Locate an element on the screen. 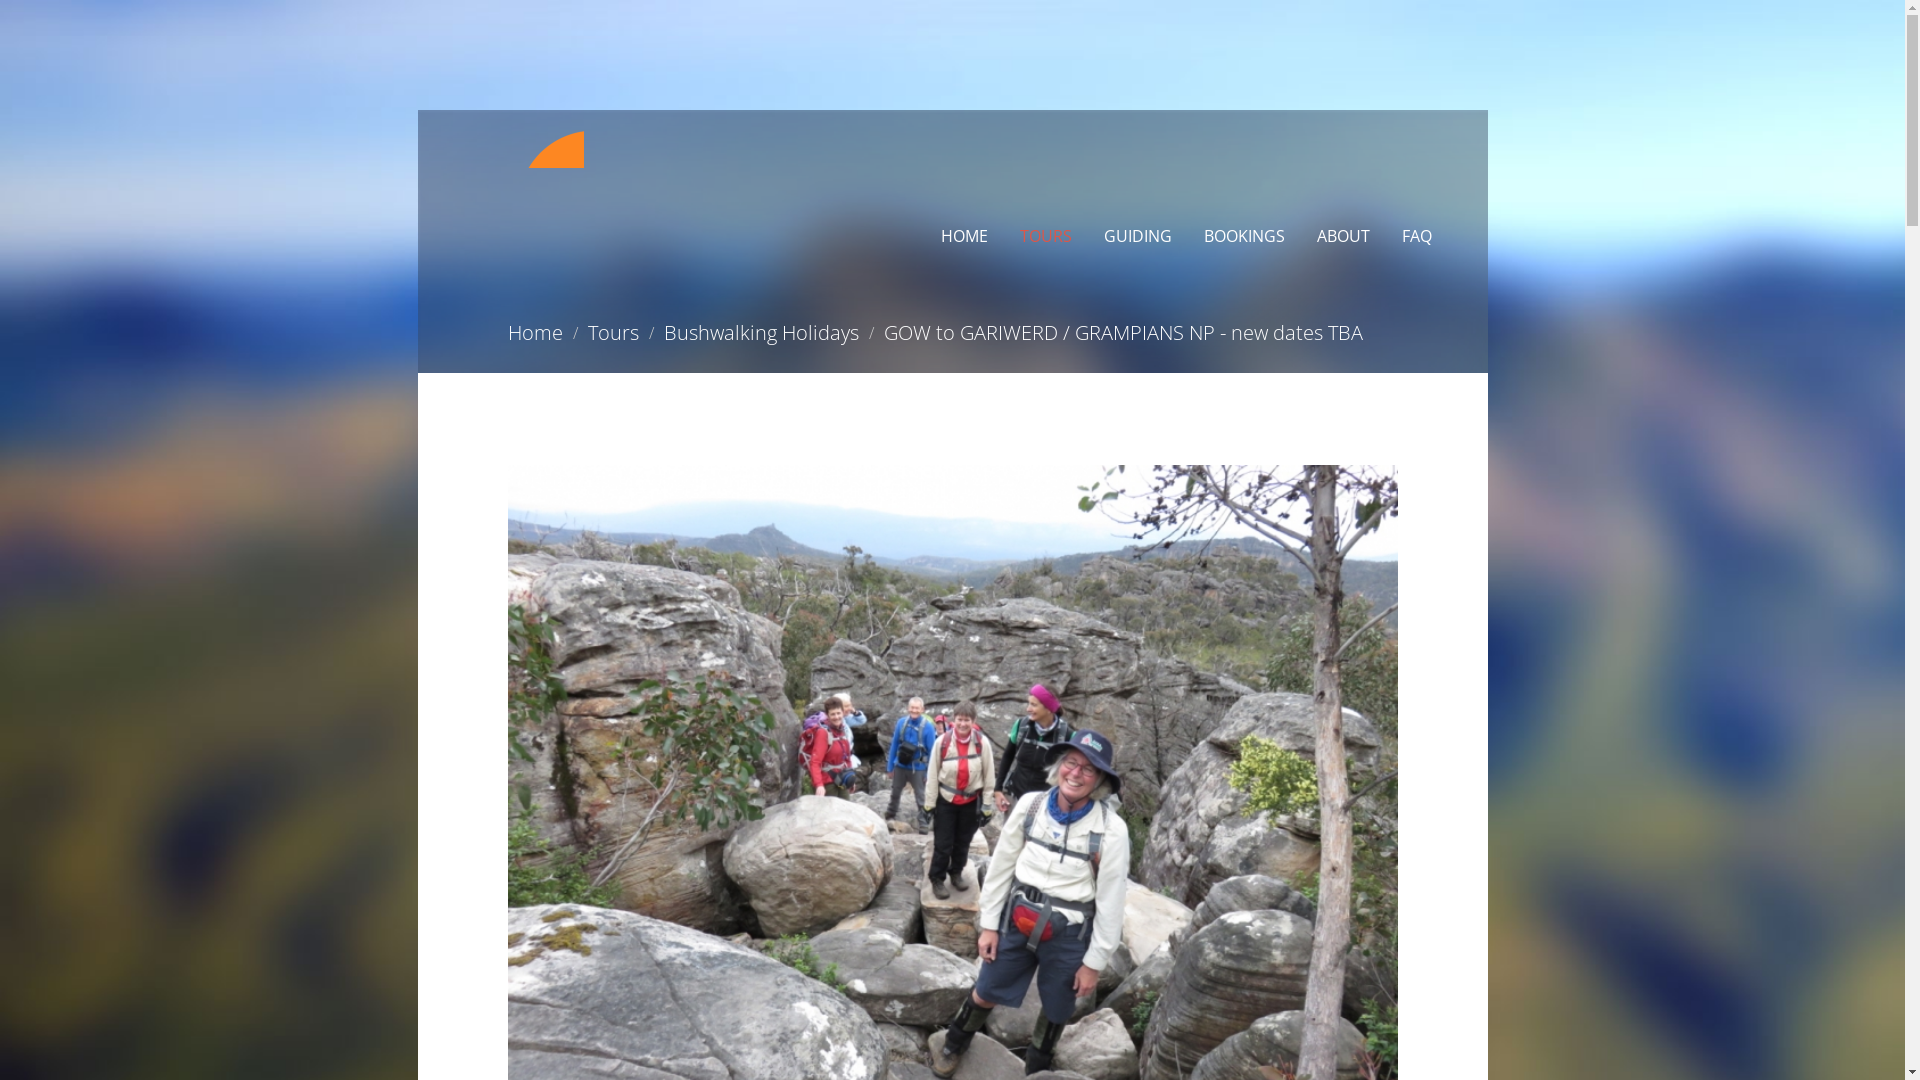 This screenshot has width=1920, height=1080. 'FAQ' is located at coordinates (1415, 234).